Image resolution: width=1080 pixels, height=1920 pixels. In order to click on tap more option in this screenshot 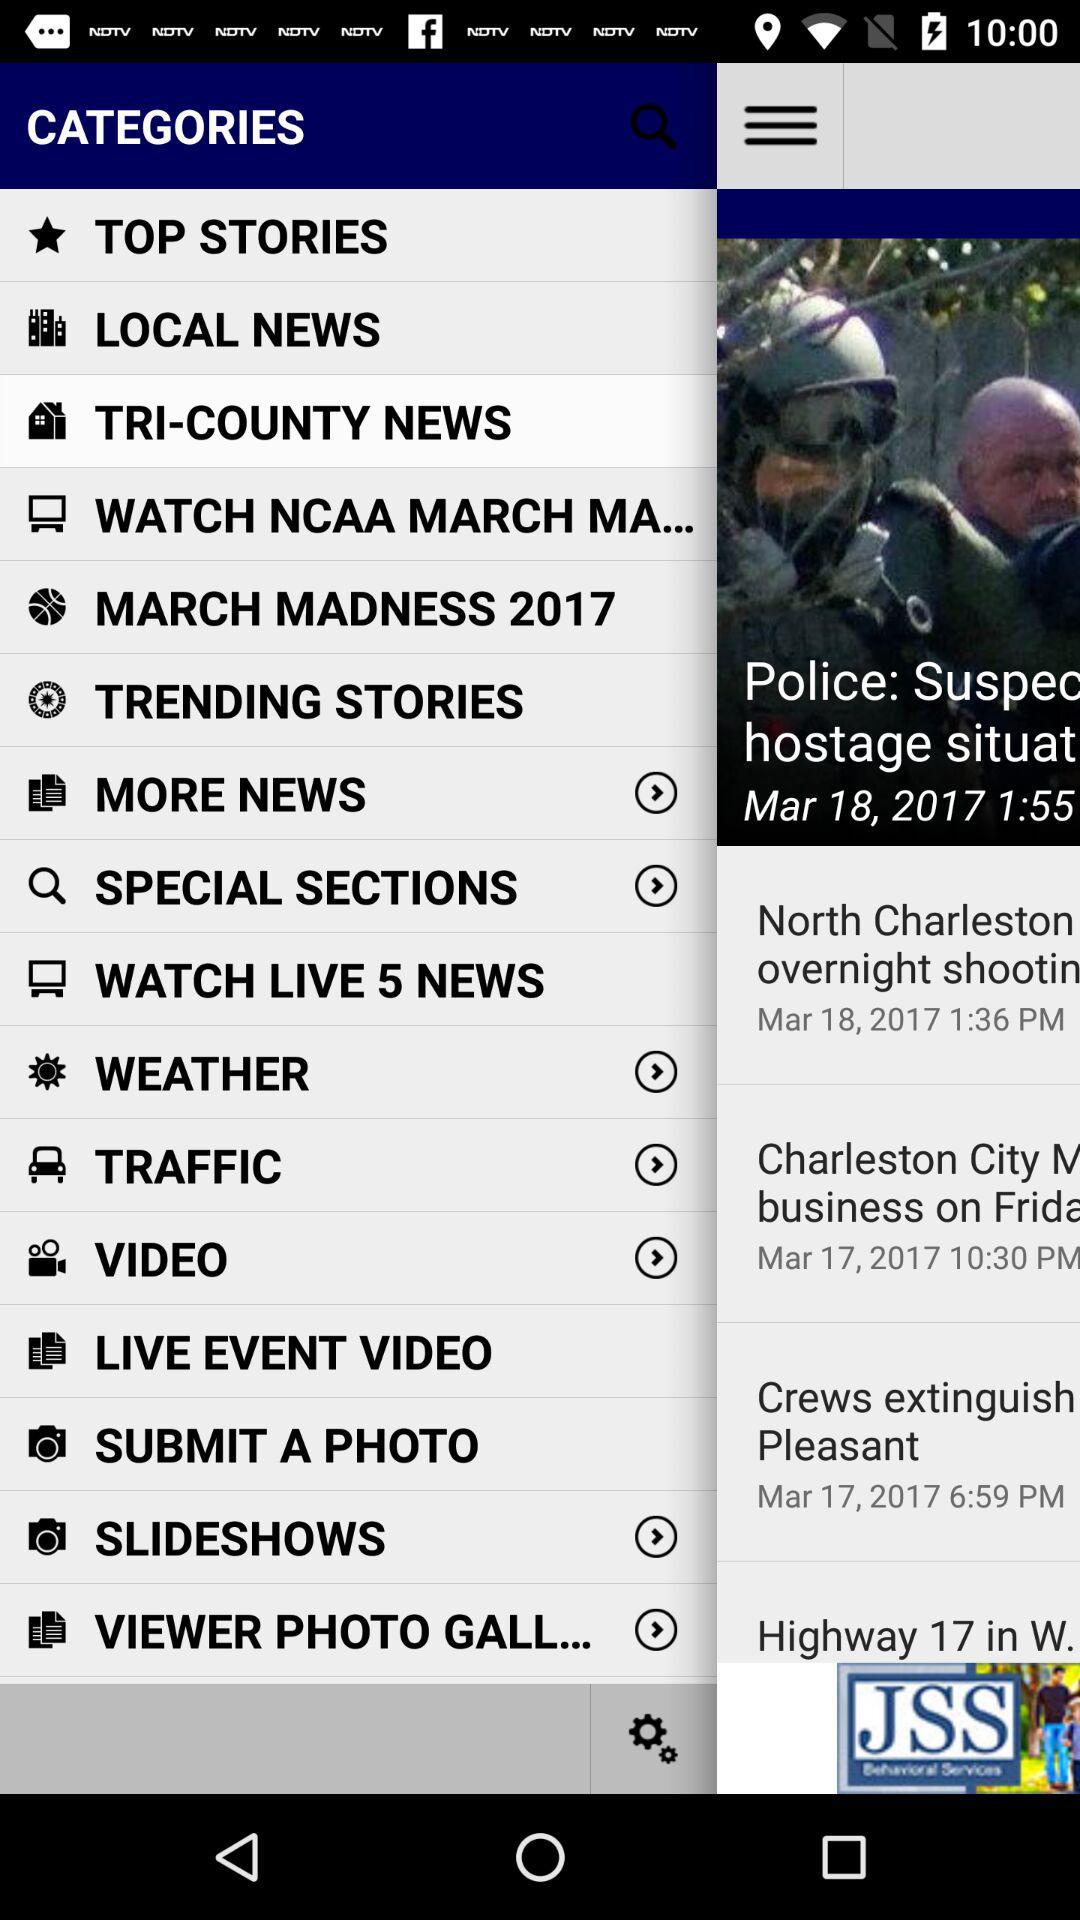, I will do `click(778, 124)`.